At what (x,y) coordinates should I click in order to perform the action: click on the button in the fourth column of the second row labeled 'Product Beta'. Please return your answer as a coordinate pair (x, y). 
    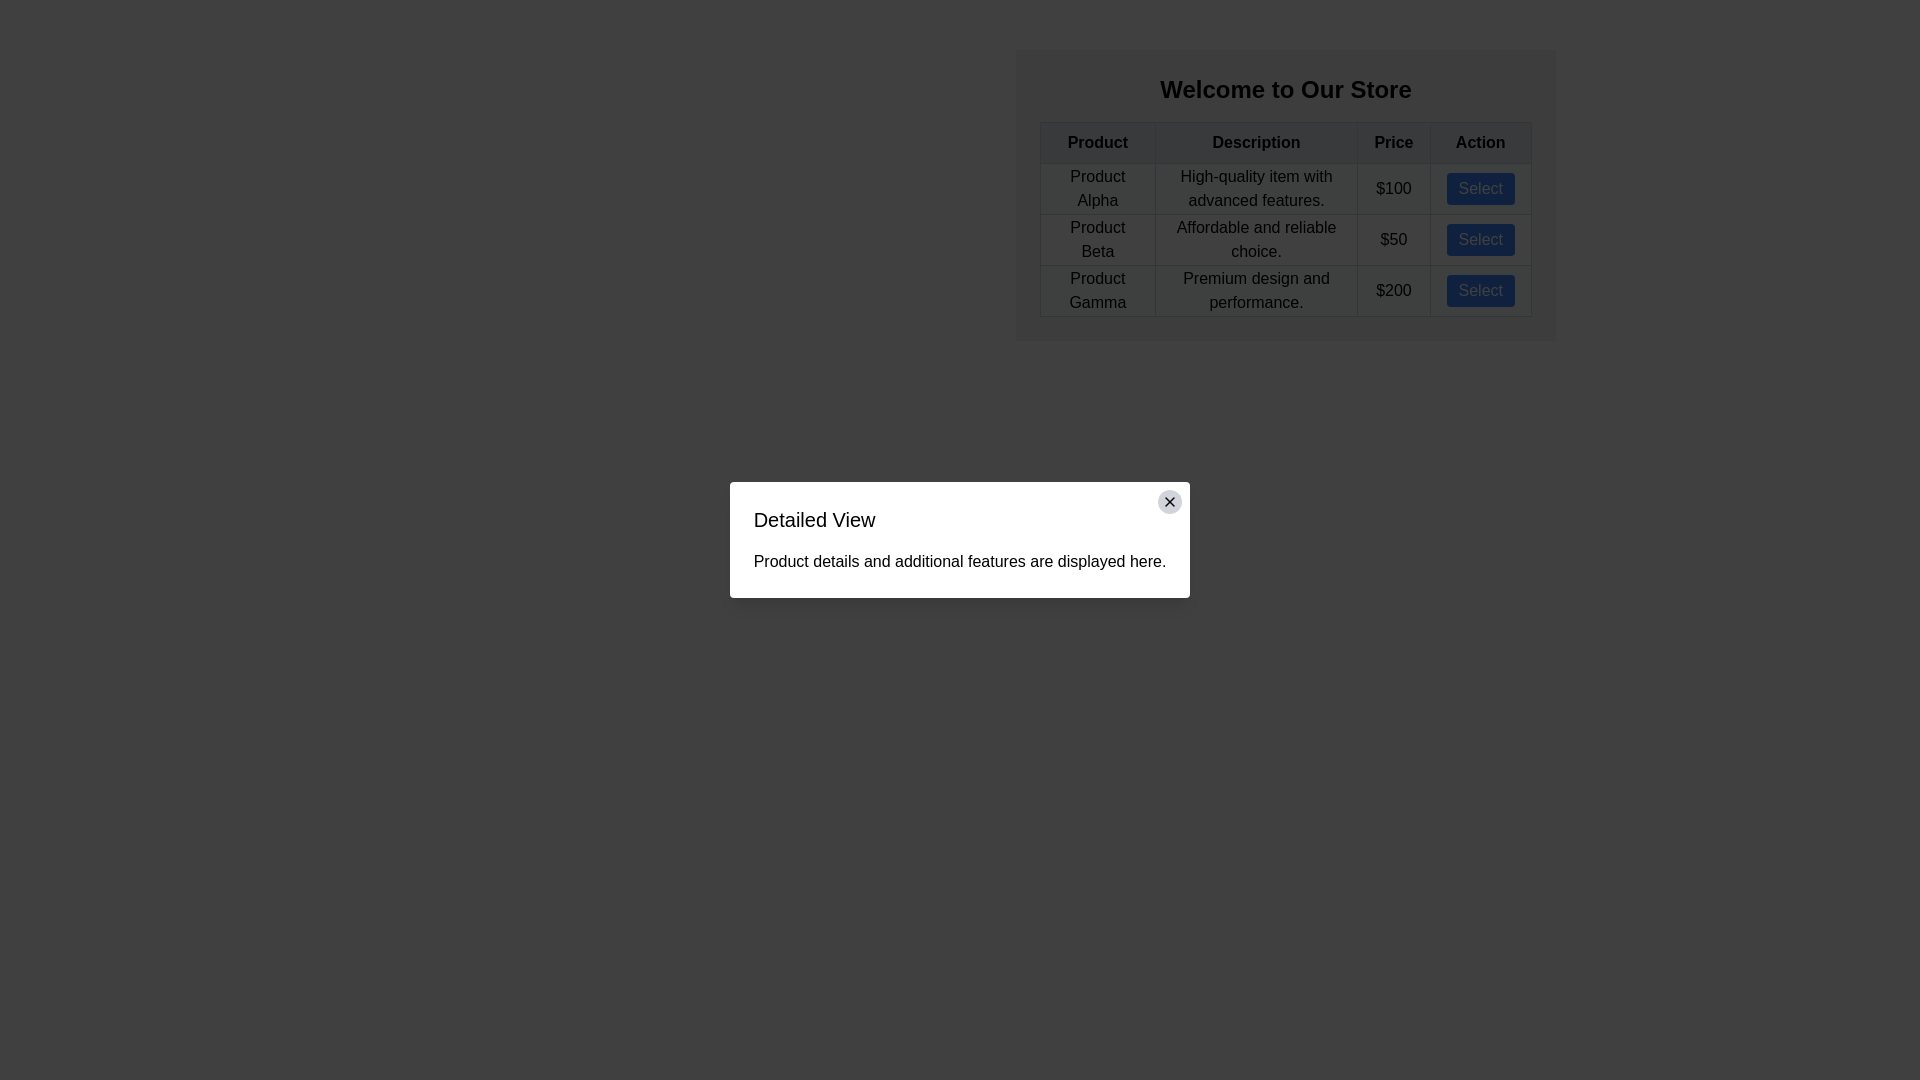
    Looking at the image, I should click on (1479, 238).